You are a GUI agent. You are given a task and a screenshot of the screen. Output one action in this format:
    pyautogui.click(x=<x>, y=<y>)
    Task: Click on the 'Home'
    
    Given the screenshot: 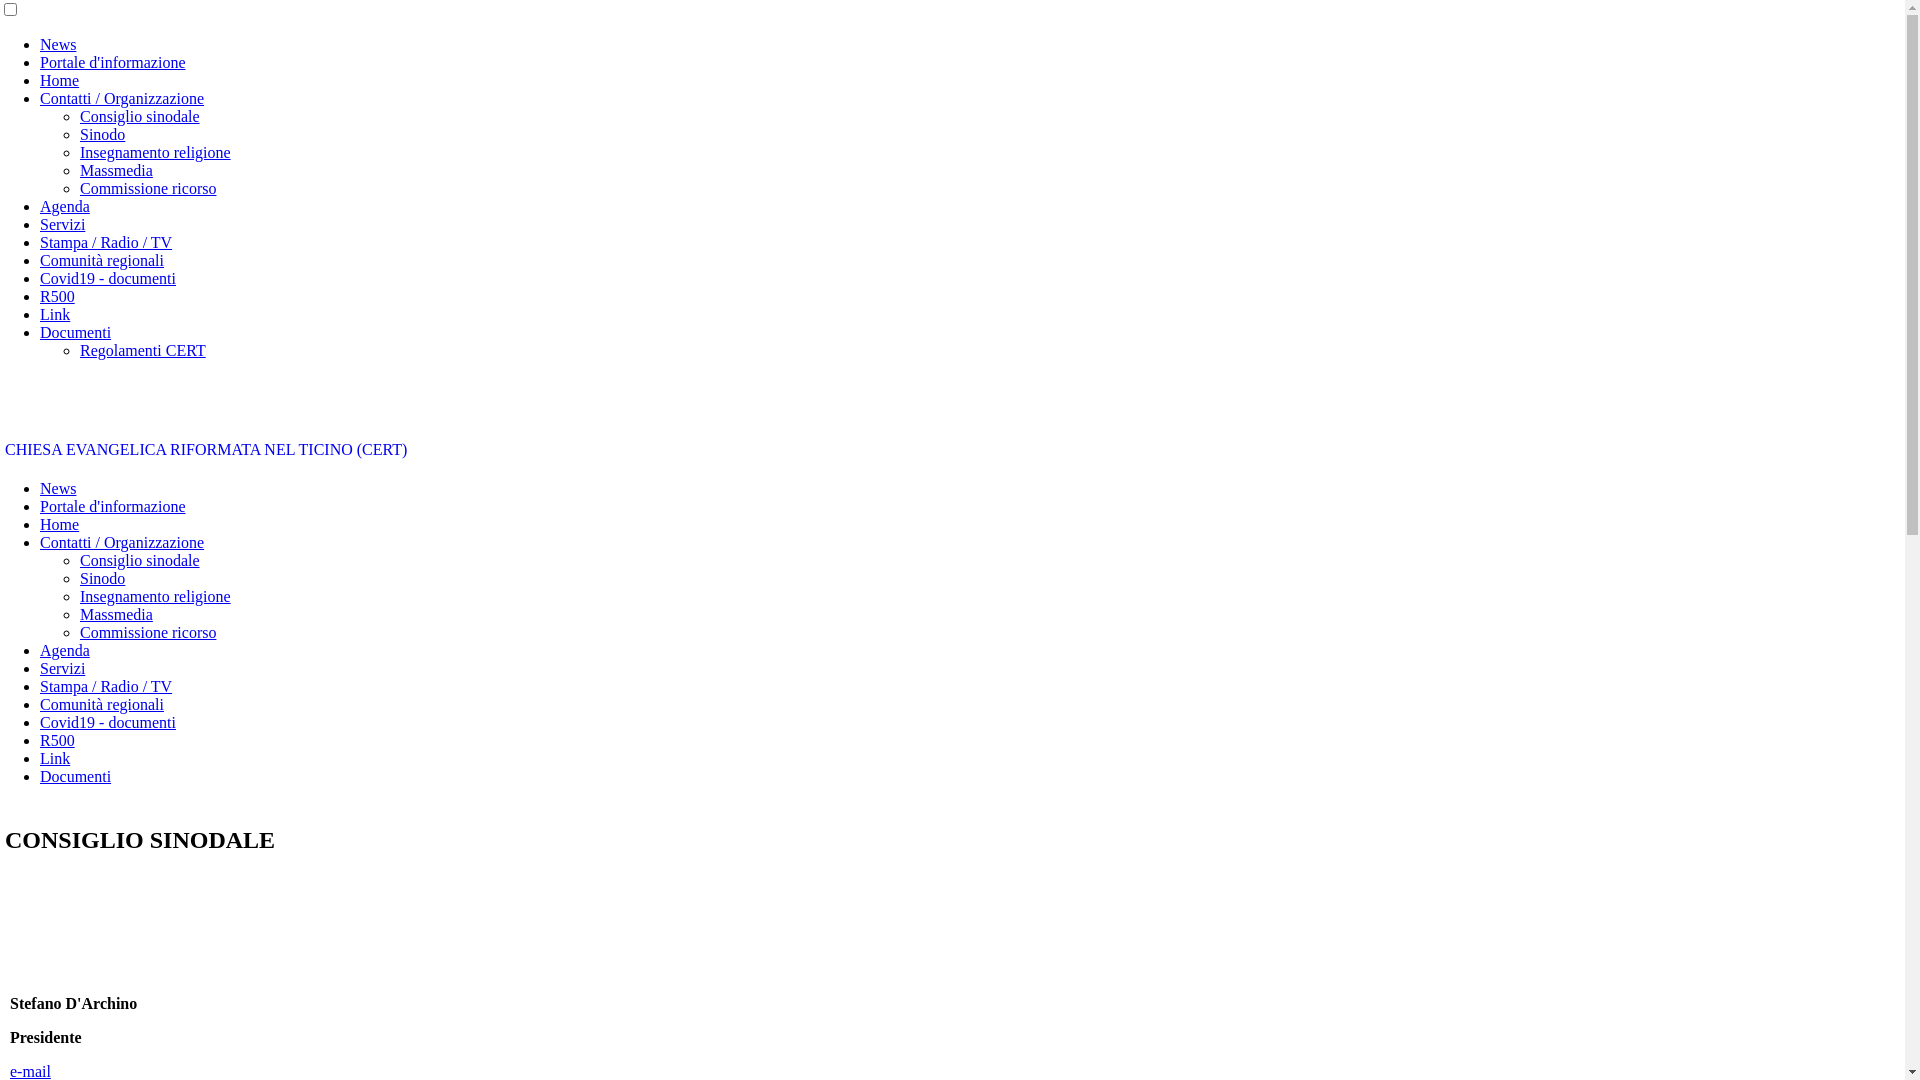 What is the action you would take?
    pyautogui.click(x=59, y=79)
    